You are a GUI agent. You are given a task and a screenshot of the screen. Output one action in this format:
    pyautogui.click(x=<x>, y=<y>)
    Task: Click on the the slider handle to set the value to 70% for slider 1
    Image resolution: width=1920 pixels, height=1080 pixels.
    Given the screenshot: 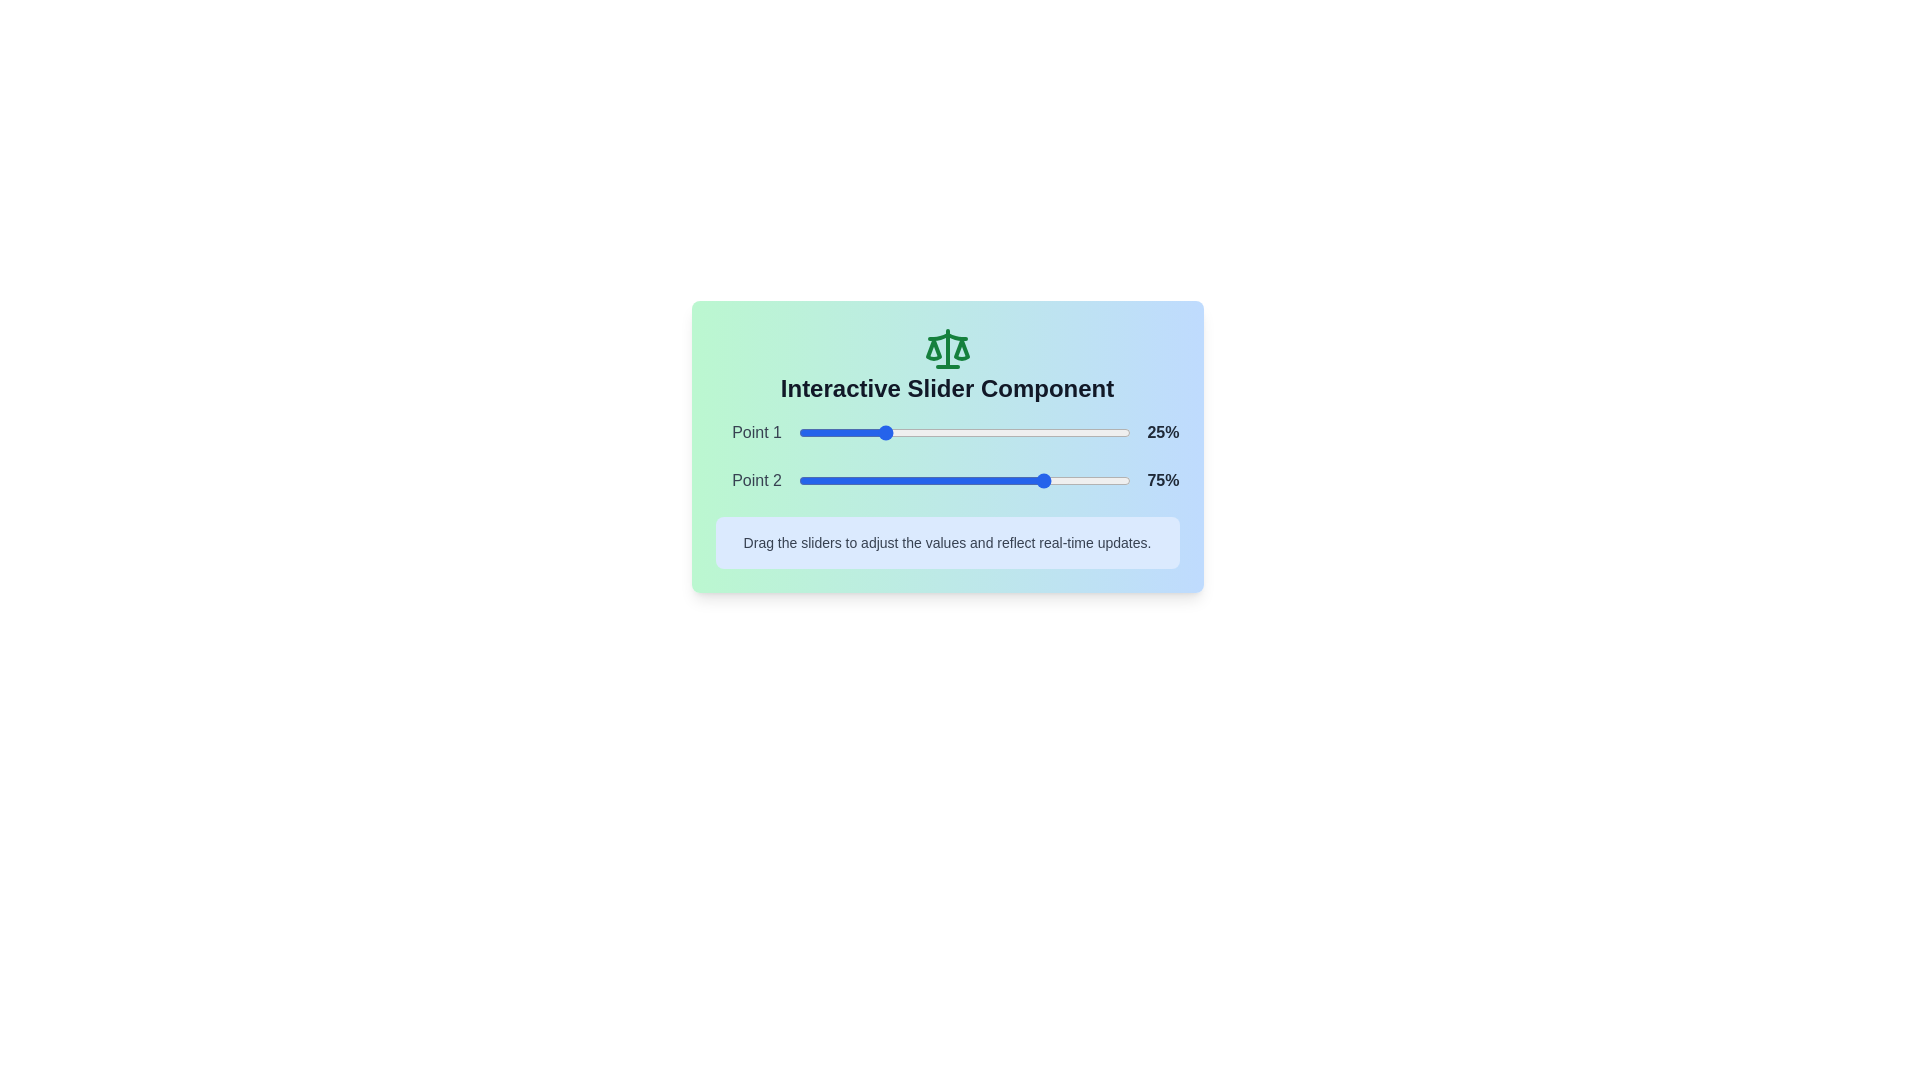 What is the action you would take?
    pyautogui.click(x=1031, y=431)
    